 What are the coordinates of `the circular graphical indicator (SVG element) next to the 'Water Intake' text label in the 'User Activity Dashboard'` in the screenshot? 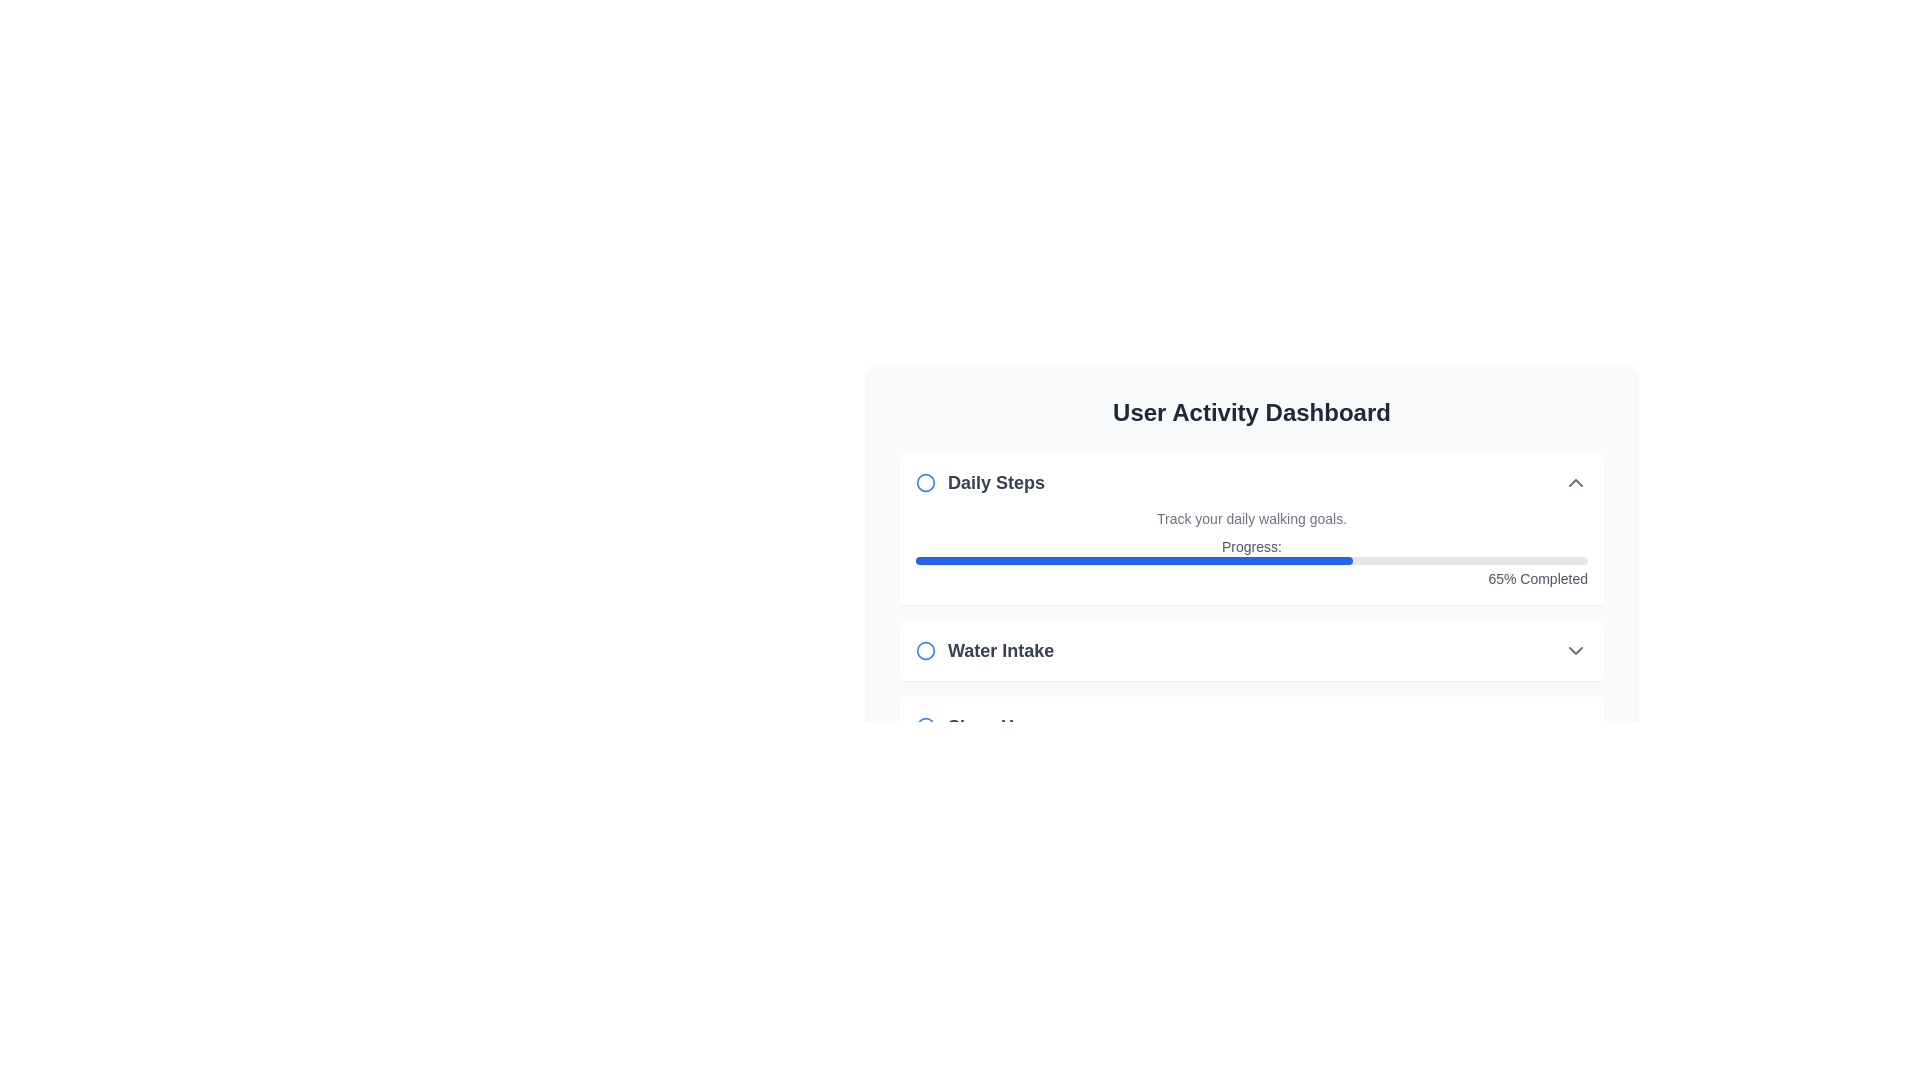 It's located at (925, 651).